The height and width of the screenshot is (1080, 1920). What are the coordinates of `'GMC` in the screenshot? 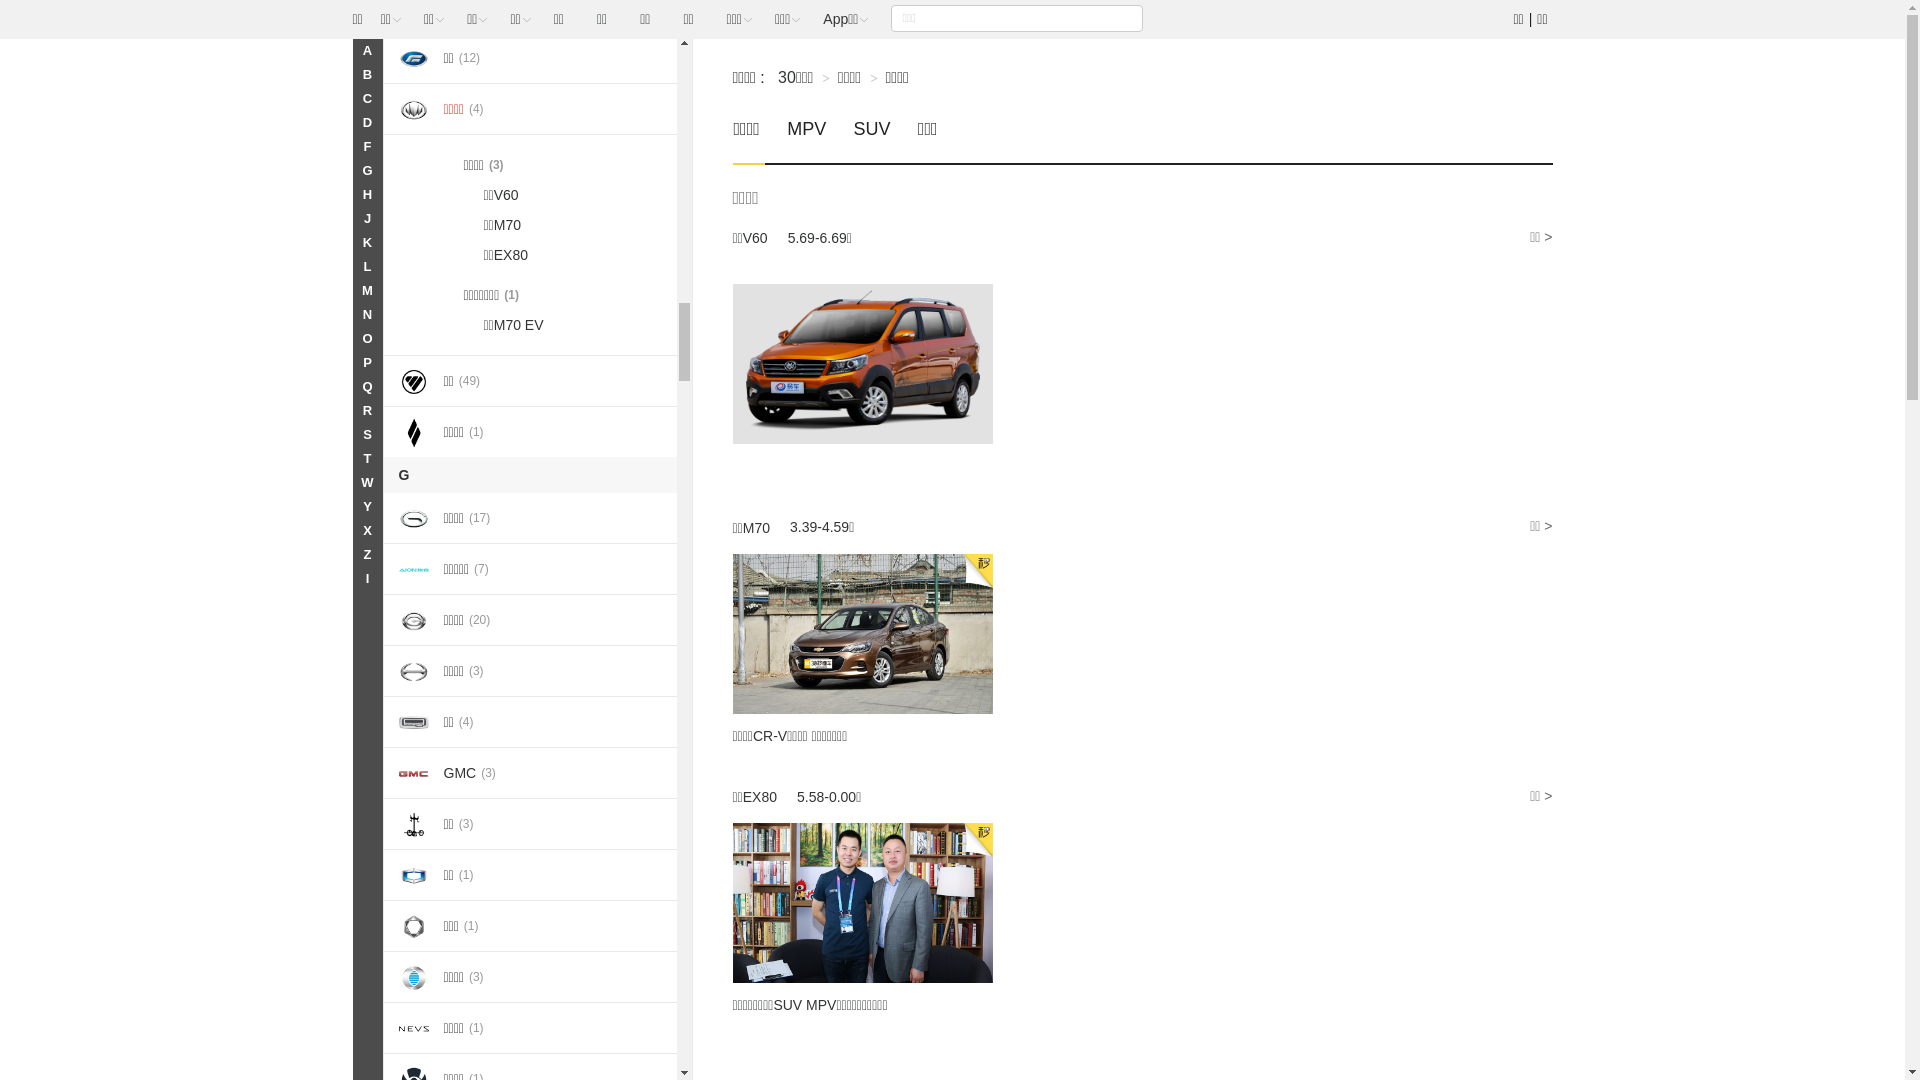 It's located at (530, 771).